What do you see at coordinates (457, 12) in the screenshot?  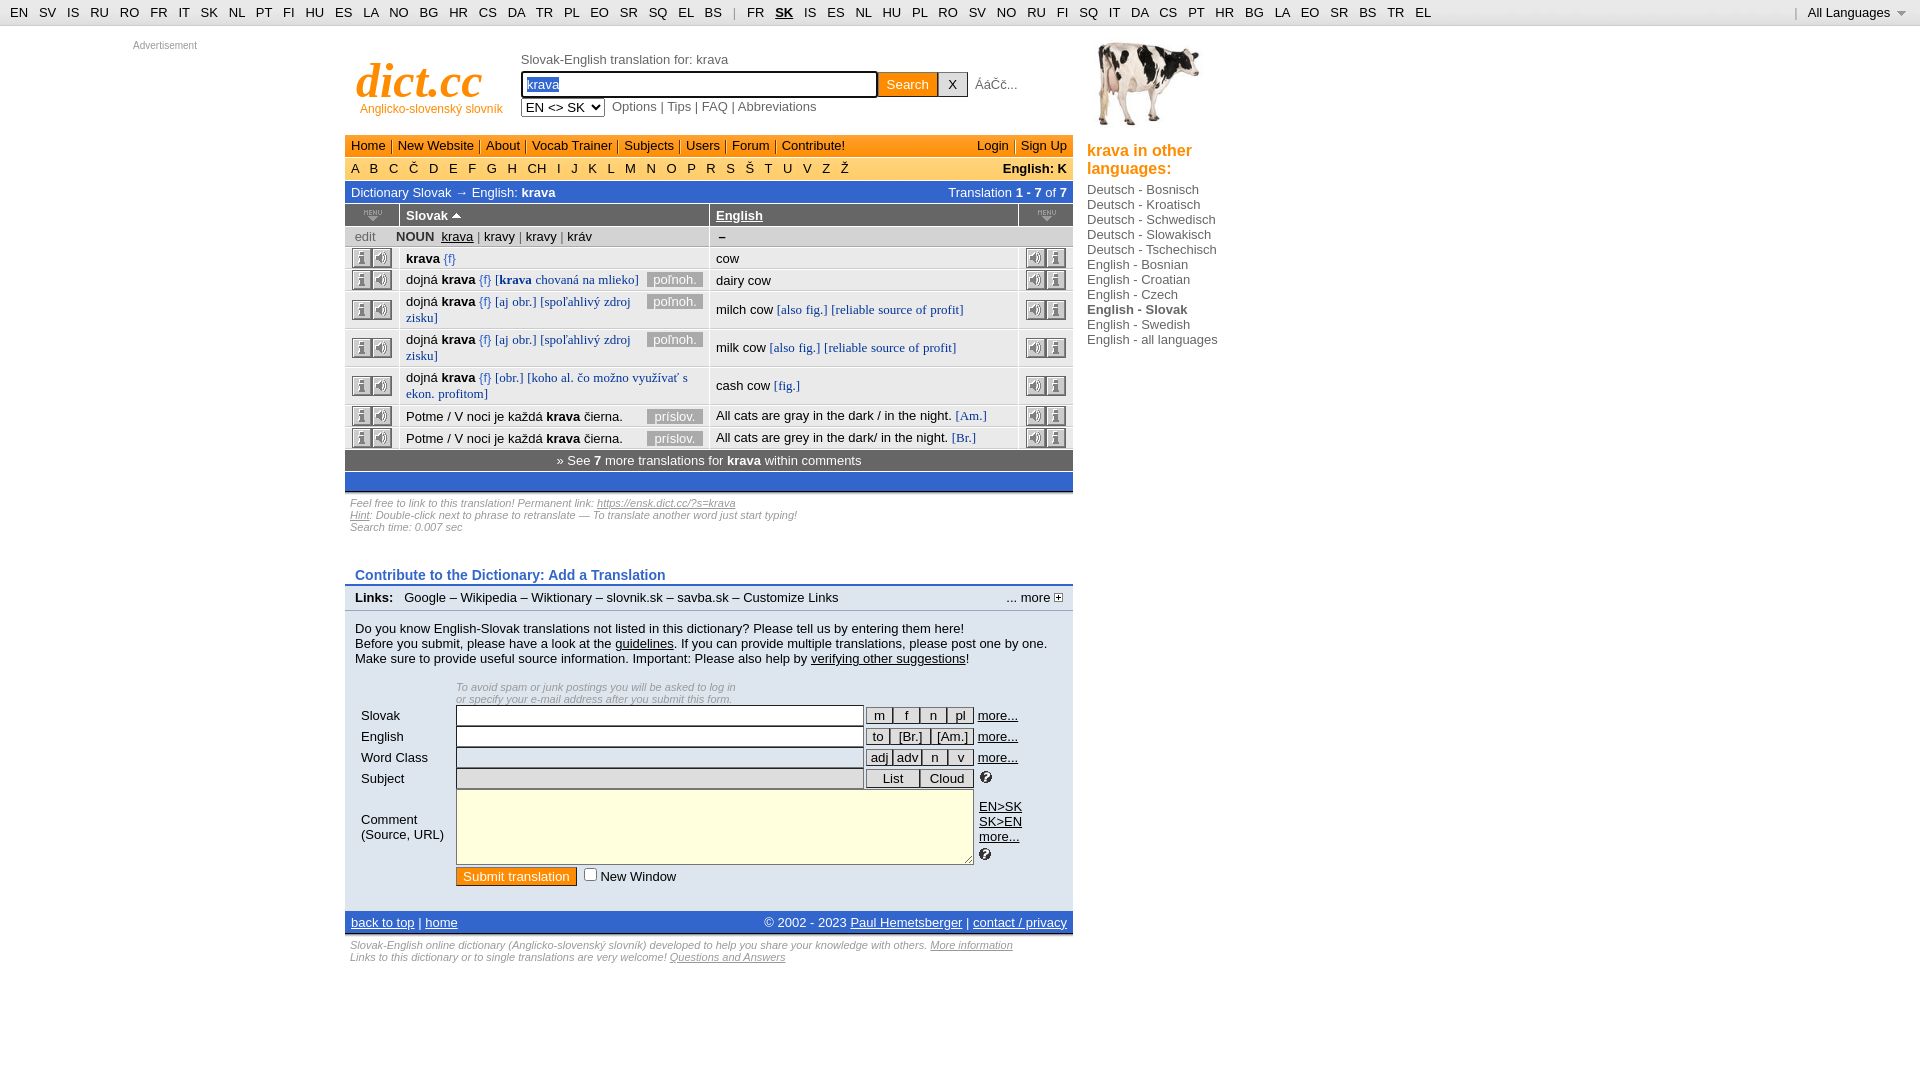 I see `'HR'` at bounding box center [457, 12].